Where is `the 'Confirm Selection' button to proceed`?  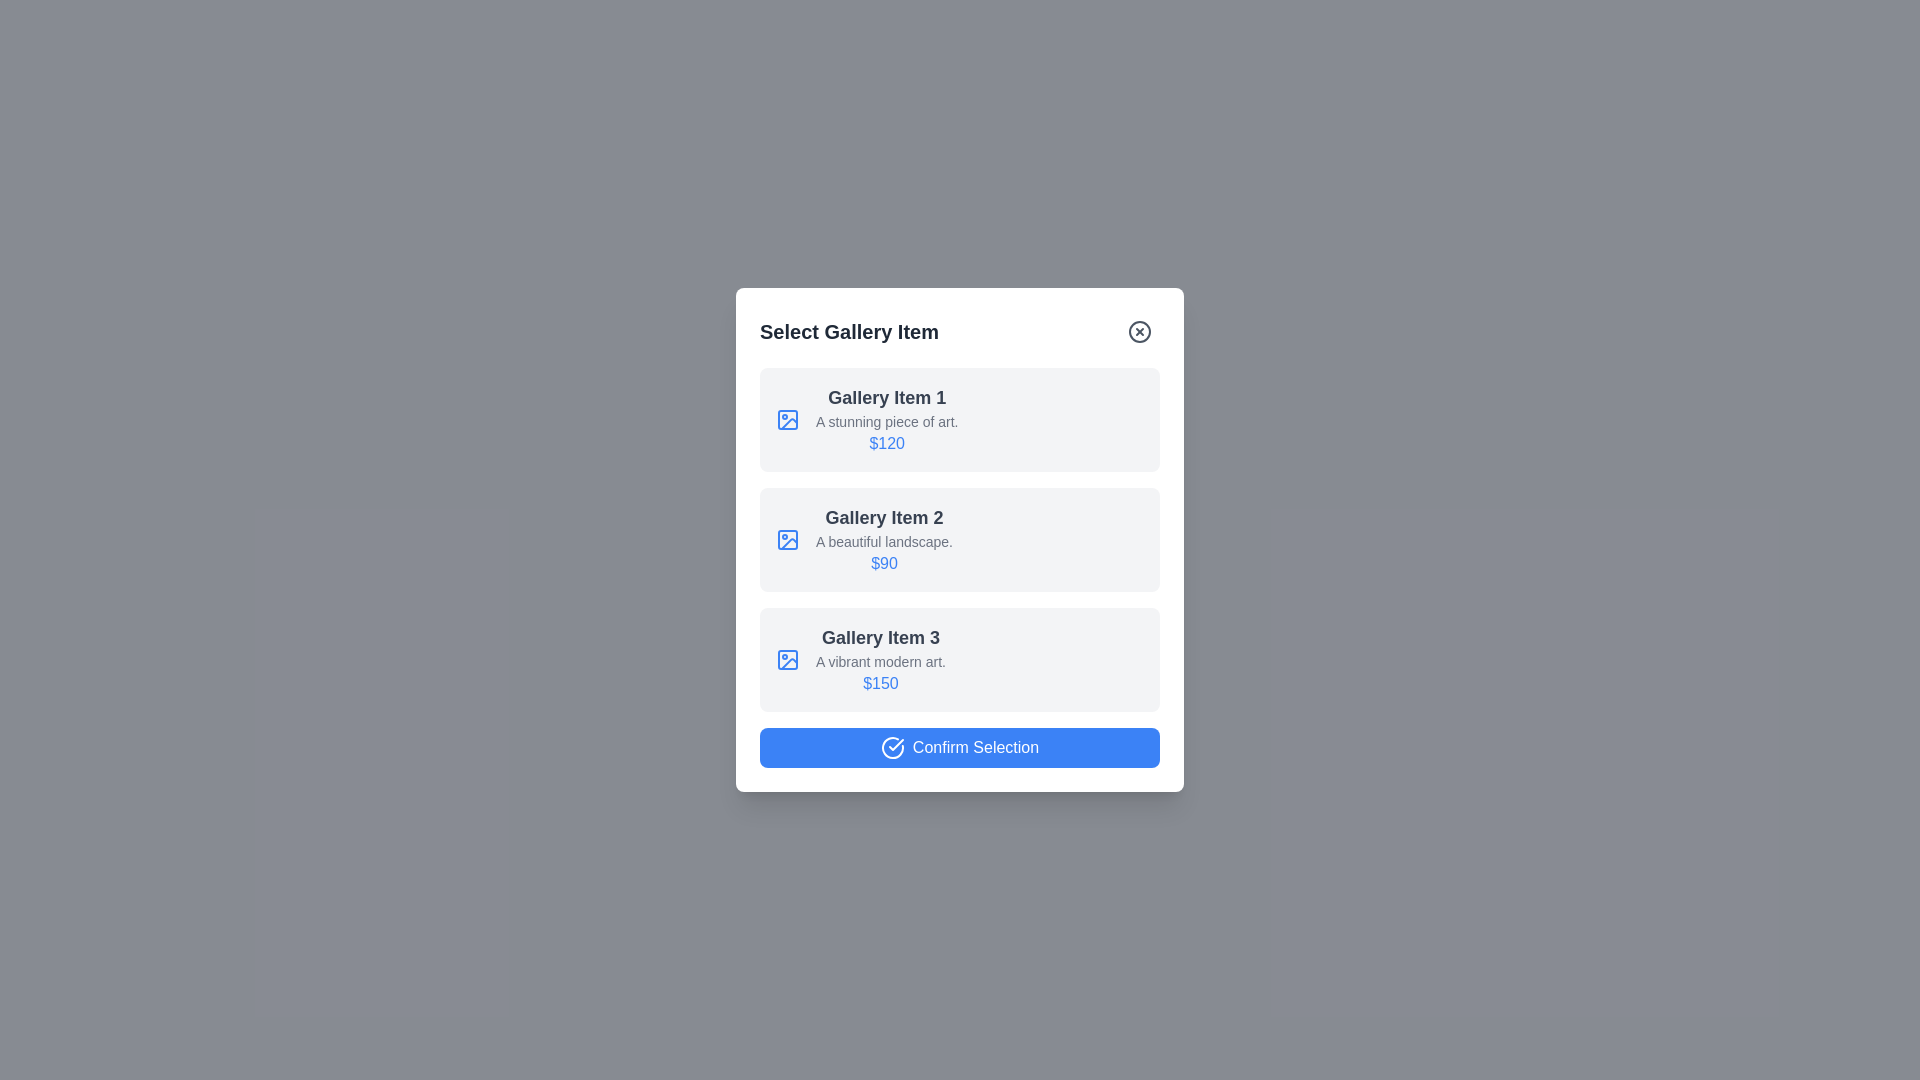
the 'Confirm Selection' button to proceed is located at coordinates (960, 748).